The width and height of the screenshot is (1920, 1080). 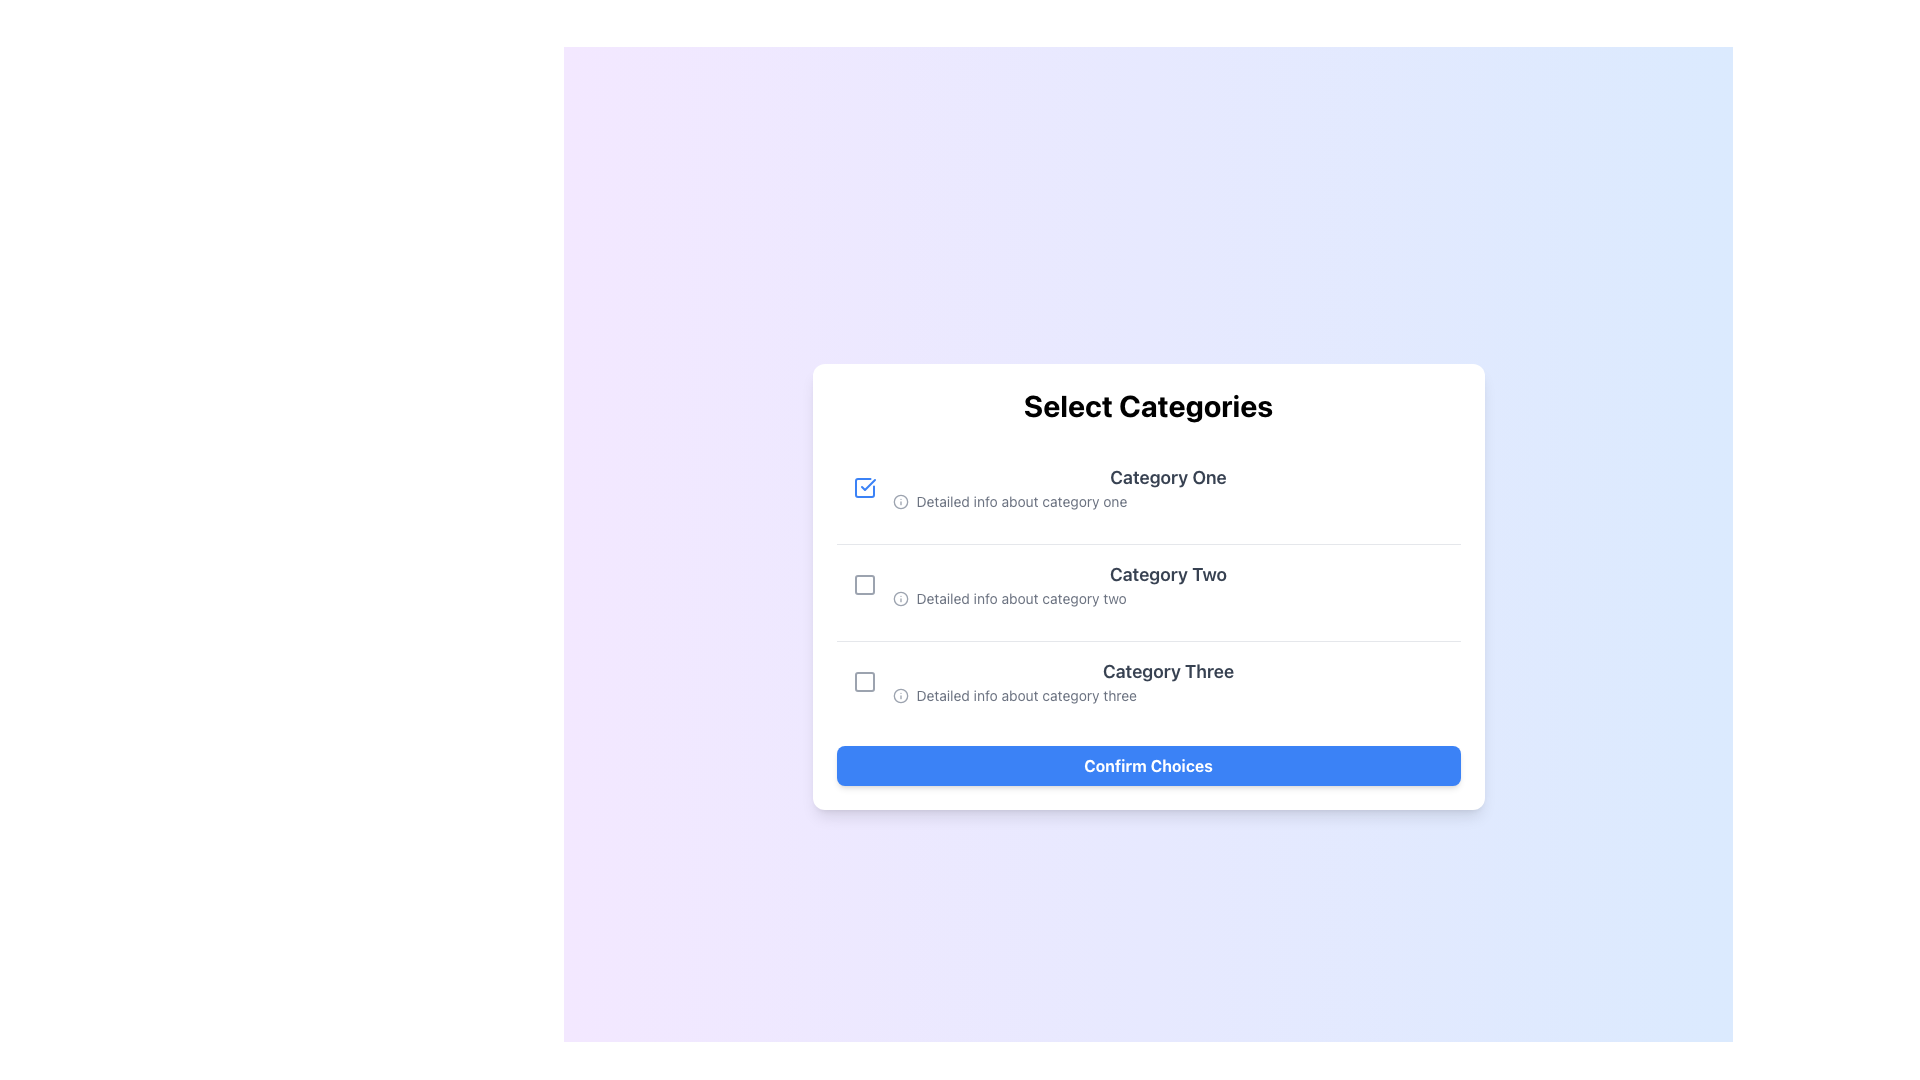 I want to click on informational text block displaying the title 'Category Two' and its description 'Detailed info about category two', which is the second entry in a vertically stacked list of categories, so click(x=1168, y=585).